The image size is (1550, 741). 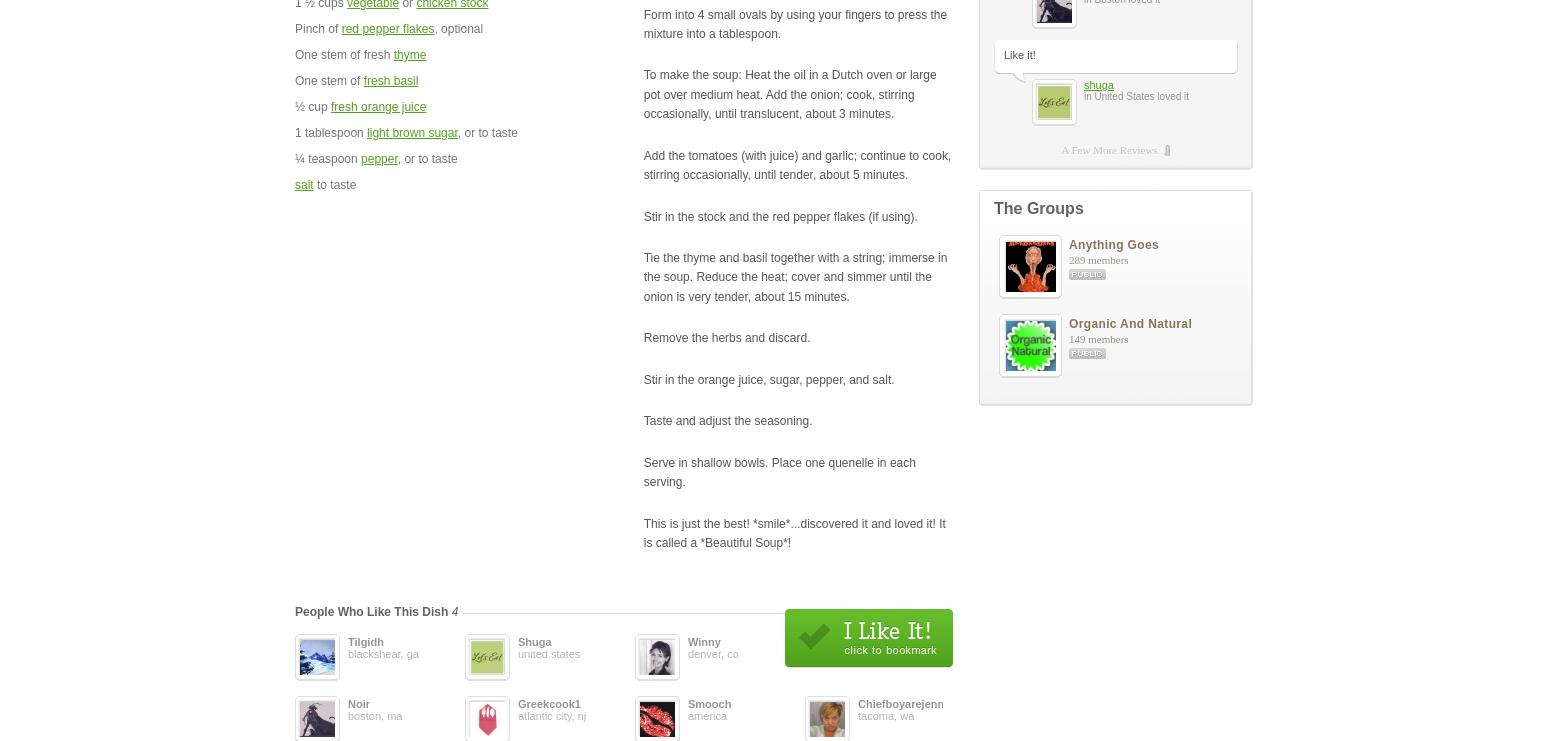 What do you see at coordinates (788, 94) in the screenshot?
I see `'To make the soup: Heat the oil in a Dutch oven or large pot over medium heat. Add the onion; cook, stirring occasionally, until translucent, about 3 minutes.'` at bounding box center [788, 94].